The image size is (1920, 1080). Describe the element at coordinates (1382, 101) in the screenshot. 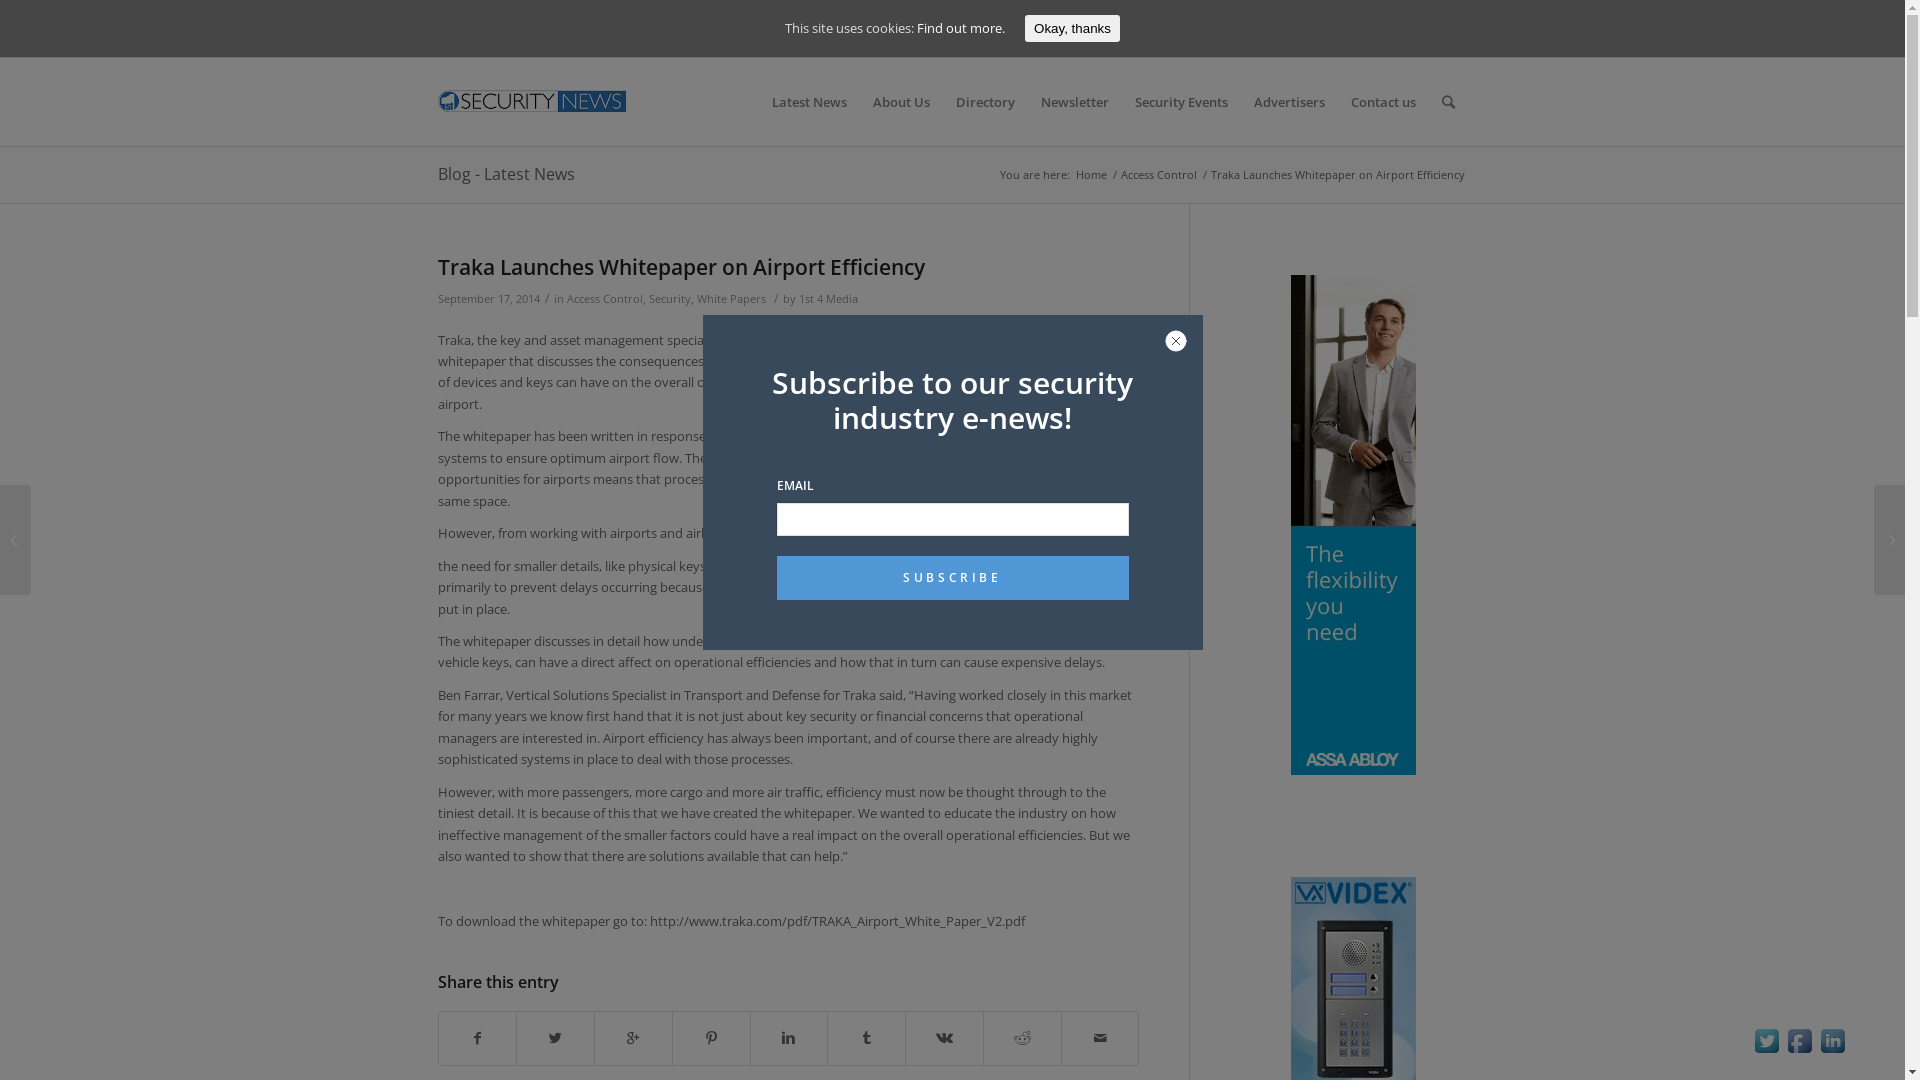

I see `'Contact us'` at that location.